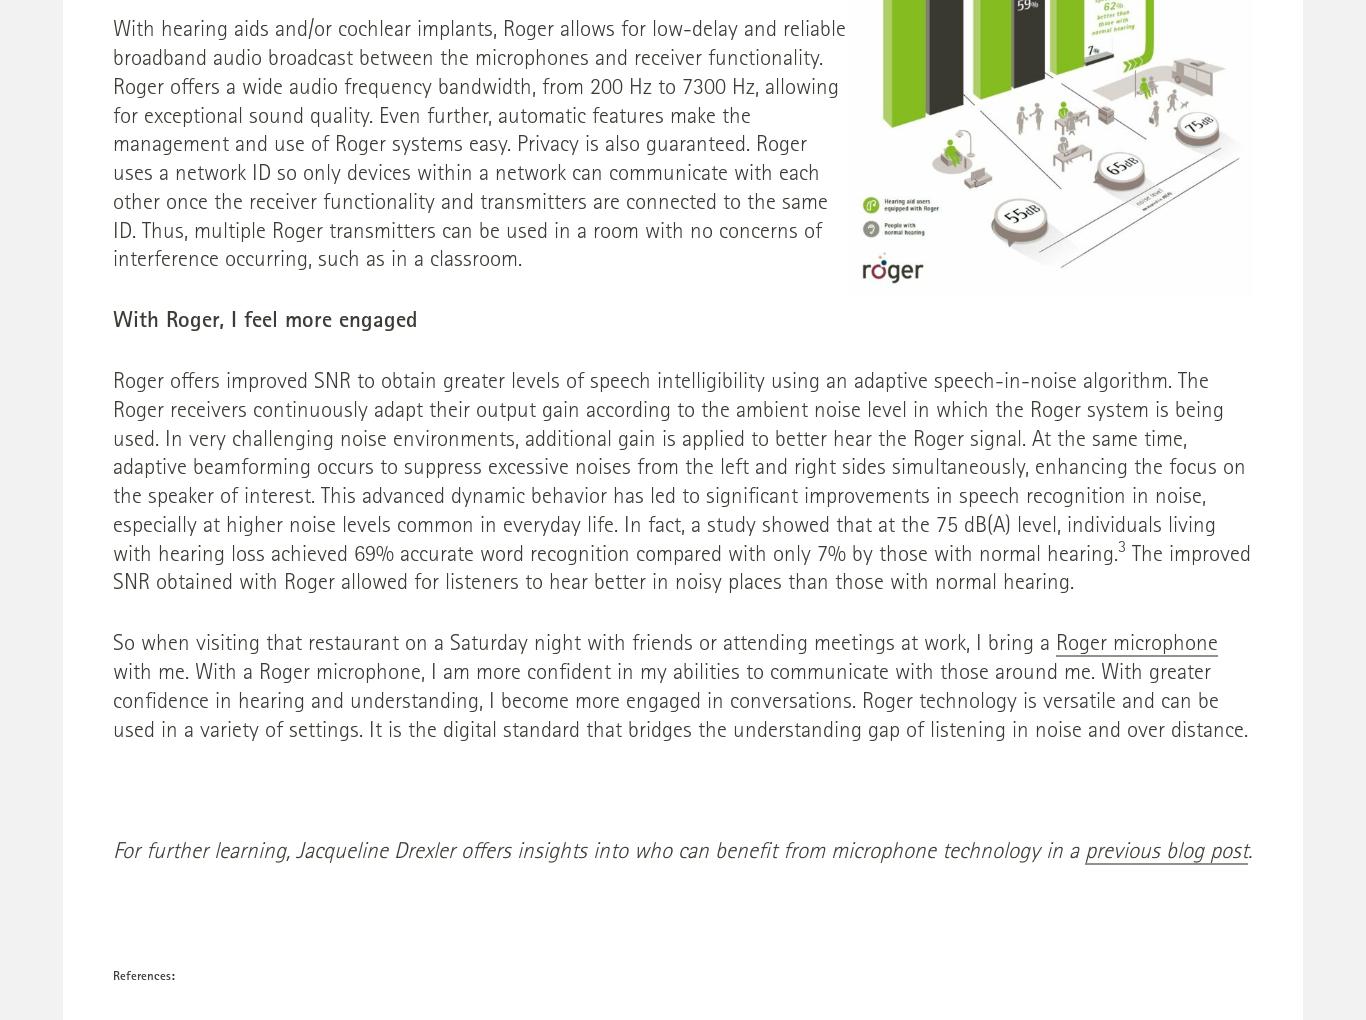 The image size is (1366, 1020). What do you see at coordinates (112, 645) in the screenshot?
I see `'So when visiting that restaurant on a Saturday night with friends or attending meetings at work, I bring a'` at bounding box center [112, 645].